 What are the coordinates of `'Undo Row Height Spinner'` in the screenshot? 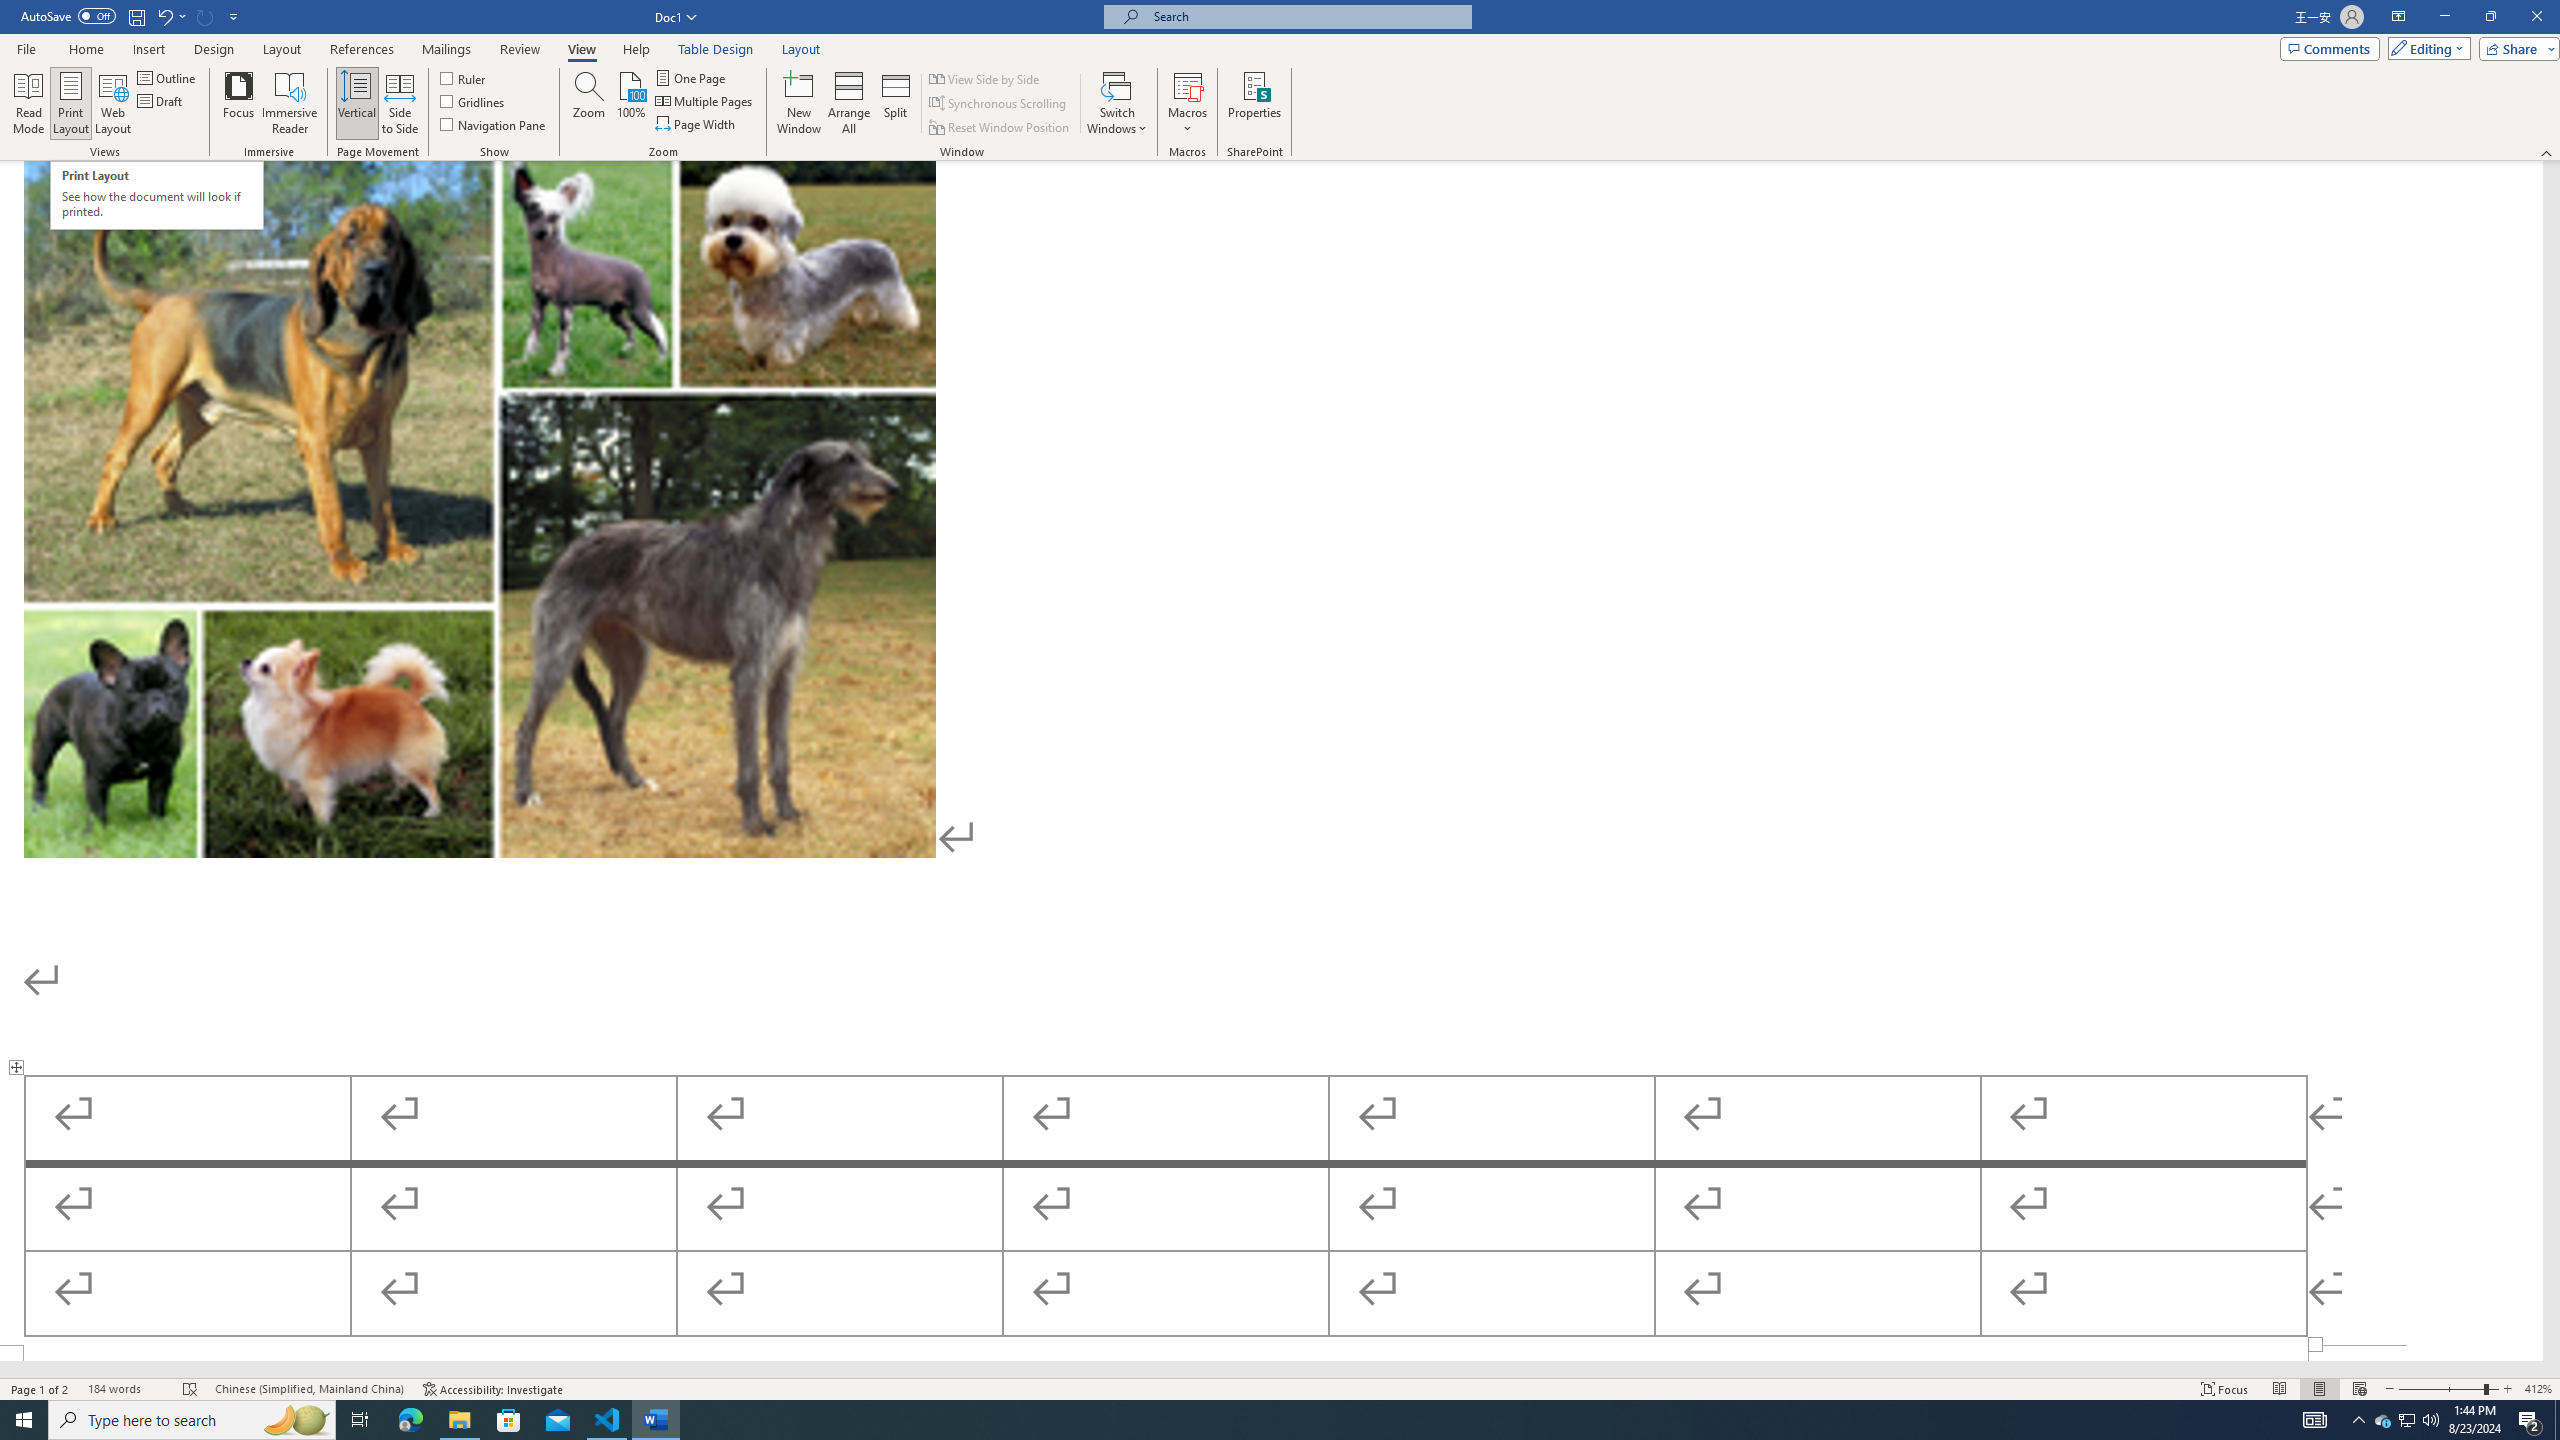 It's located at (163, 15).